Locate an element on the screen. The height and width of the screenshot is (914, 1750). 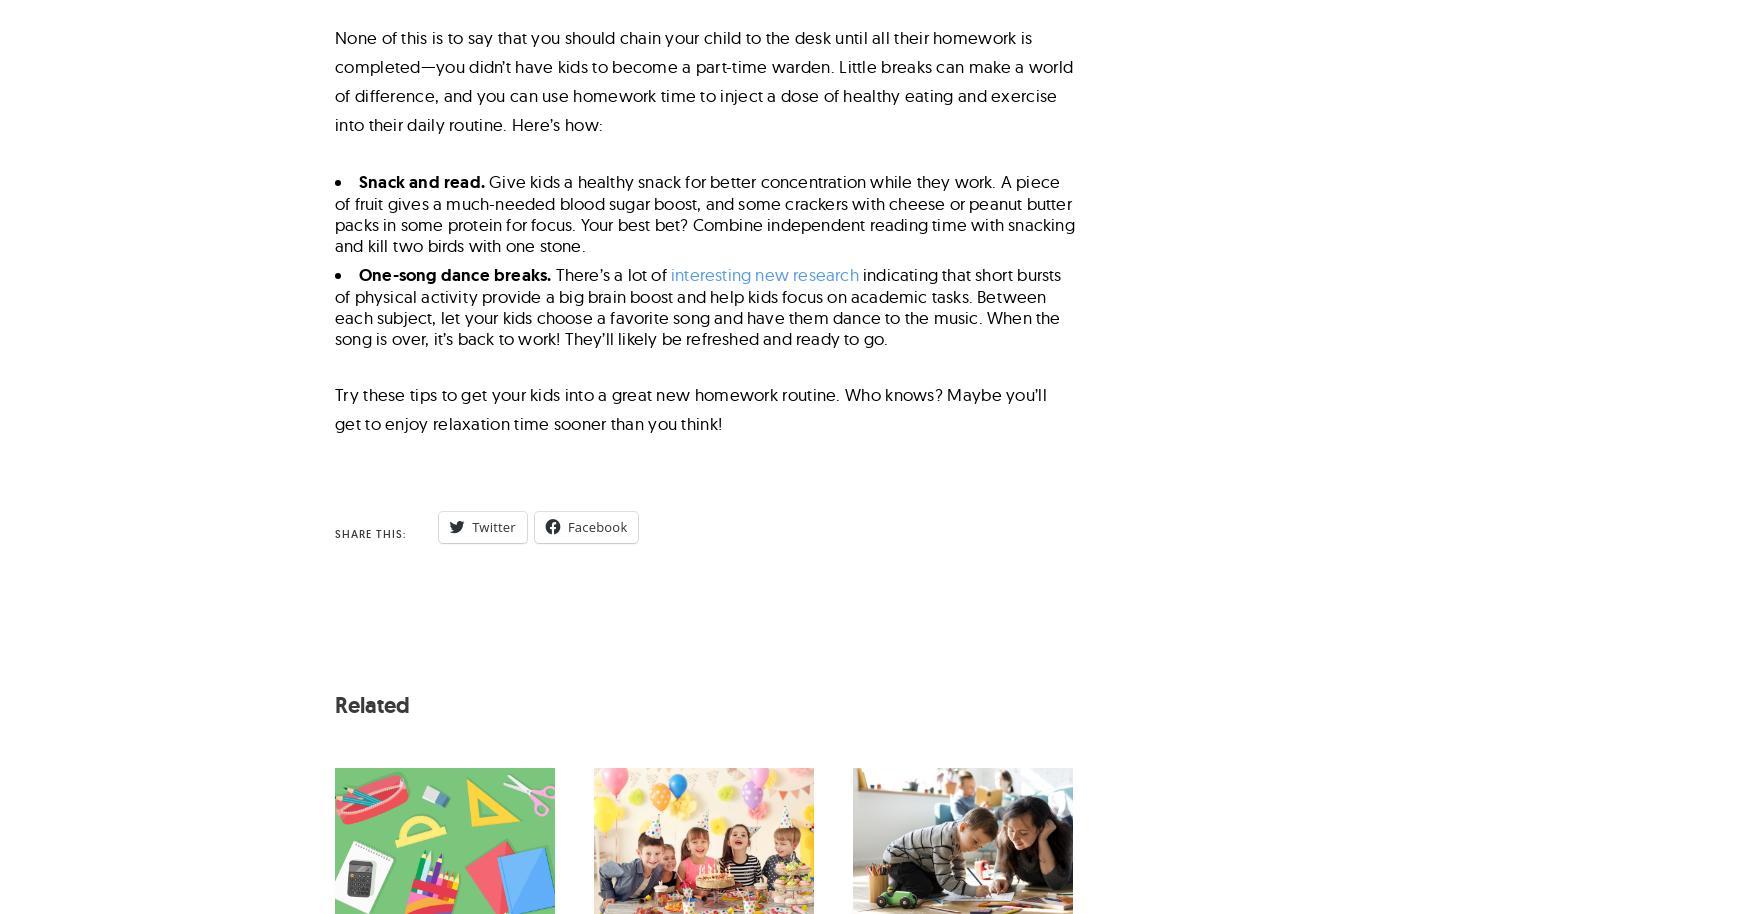
'indicating that short bursts of physical activity provide a big brain boost and help kids focus on academic tasks. Between each subject, let your kids choose a favorite song and have them dance to the music. When the song is over, it’s back to work! They’ll likely be refreshed and ready to go.' is located at coordinates (698, 306).